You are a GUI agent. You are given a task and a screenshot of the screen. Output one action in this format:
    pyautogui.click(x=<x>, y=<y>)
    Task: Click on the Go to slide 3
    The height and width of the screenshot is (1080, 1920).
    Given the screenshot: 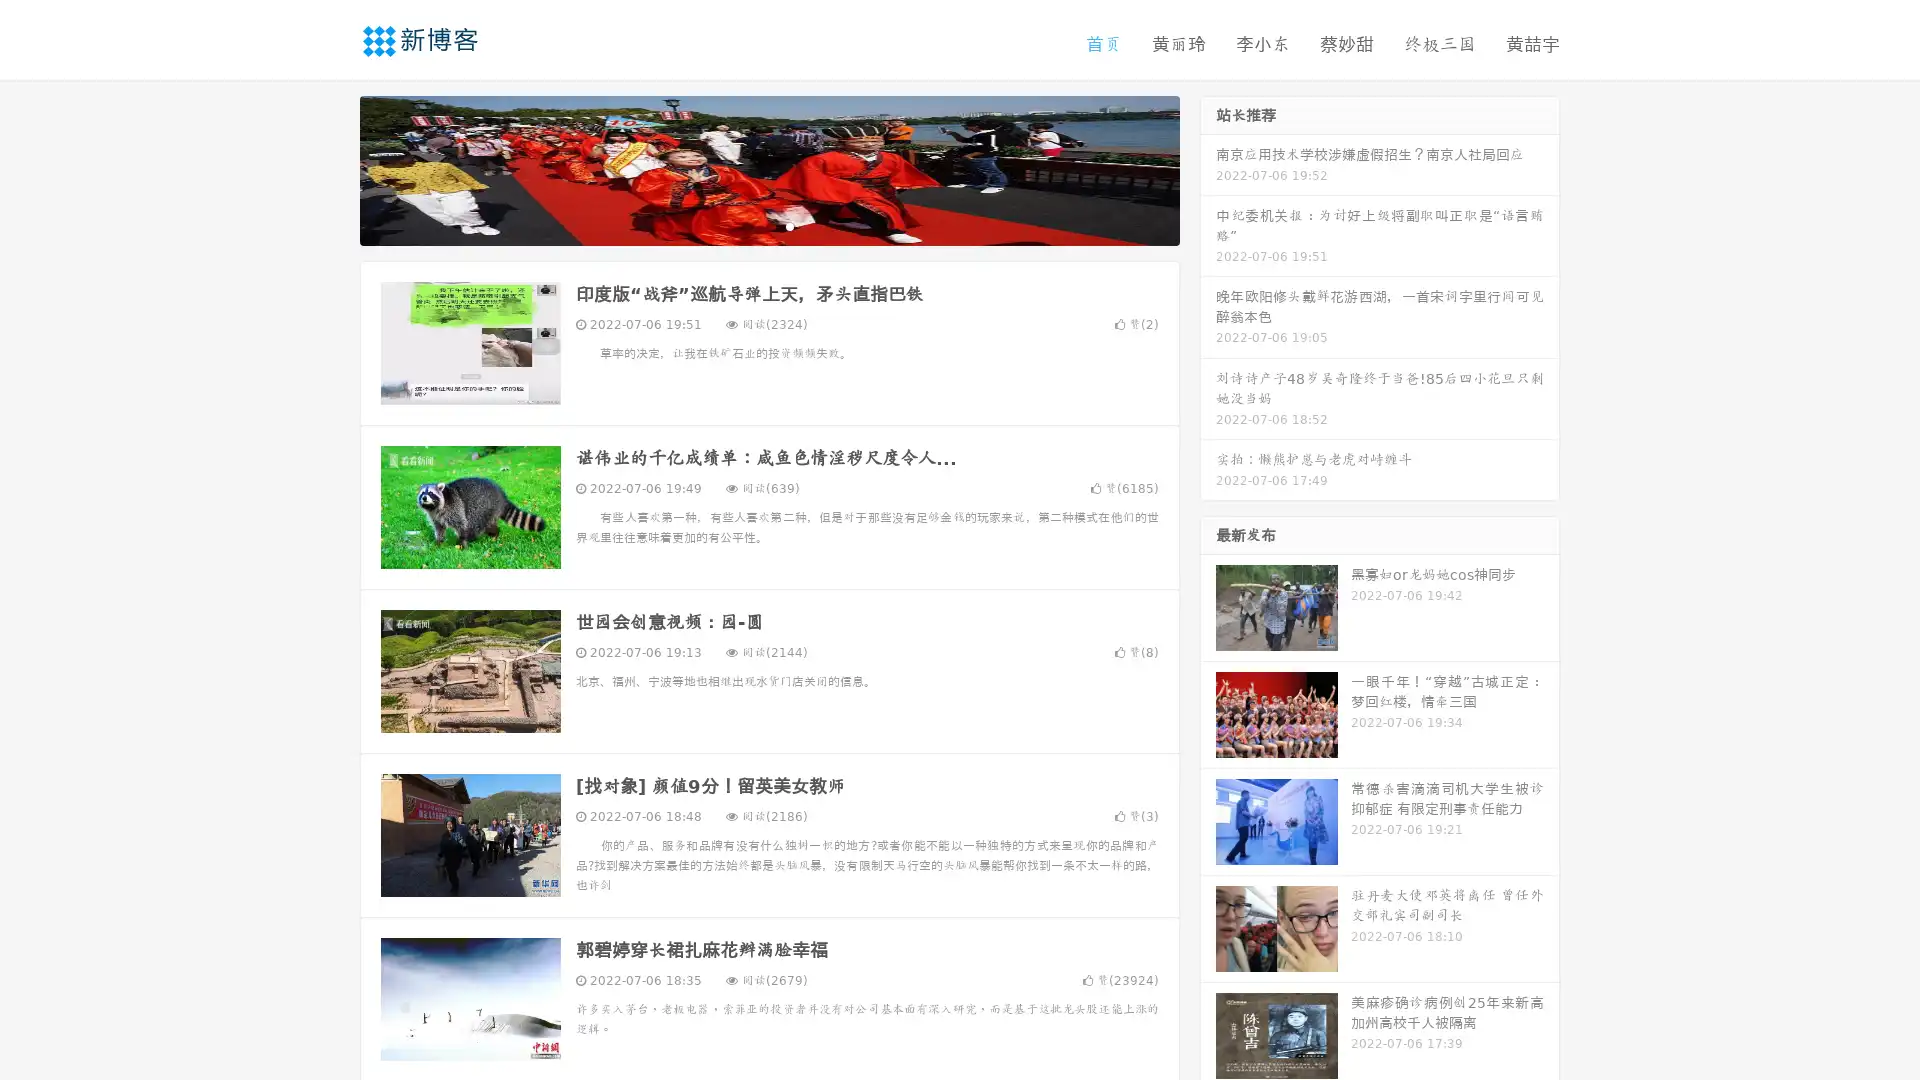 What is the action you would take?
    pyautogui.click(x=789, y=225)
    